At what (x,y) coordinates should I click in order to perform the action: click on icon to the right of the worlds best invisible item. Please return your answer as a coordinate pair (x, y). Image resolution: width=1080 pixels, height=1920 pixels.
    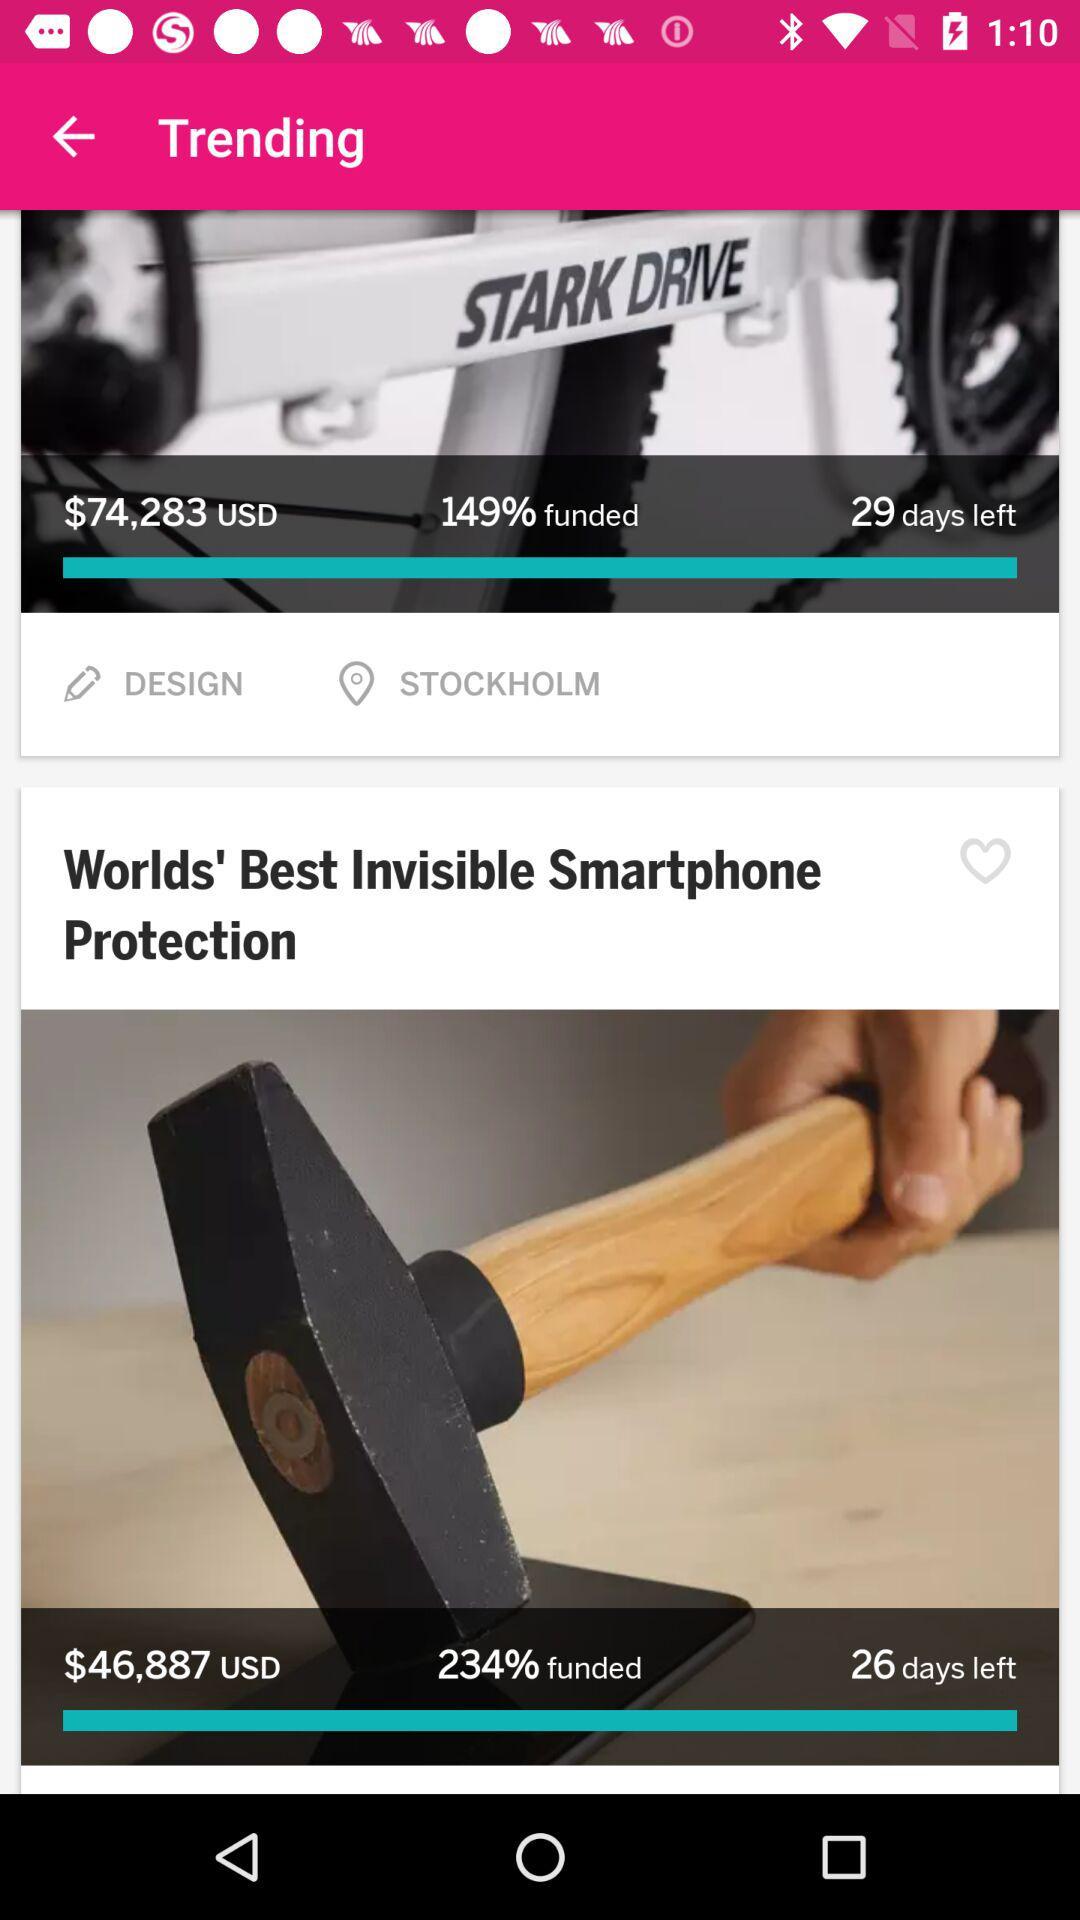
    Looking at the image, I should click on (995, 861).